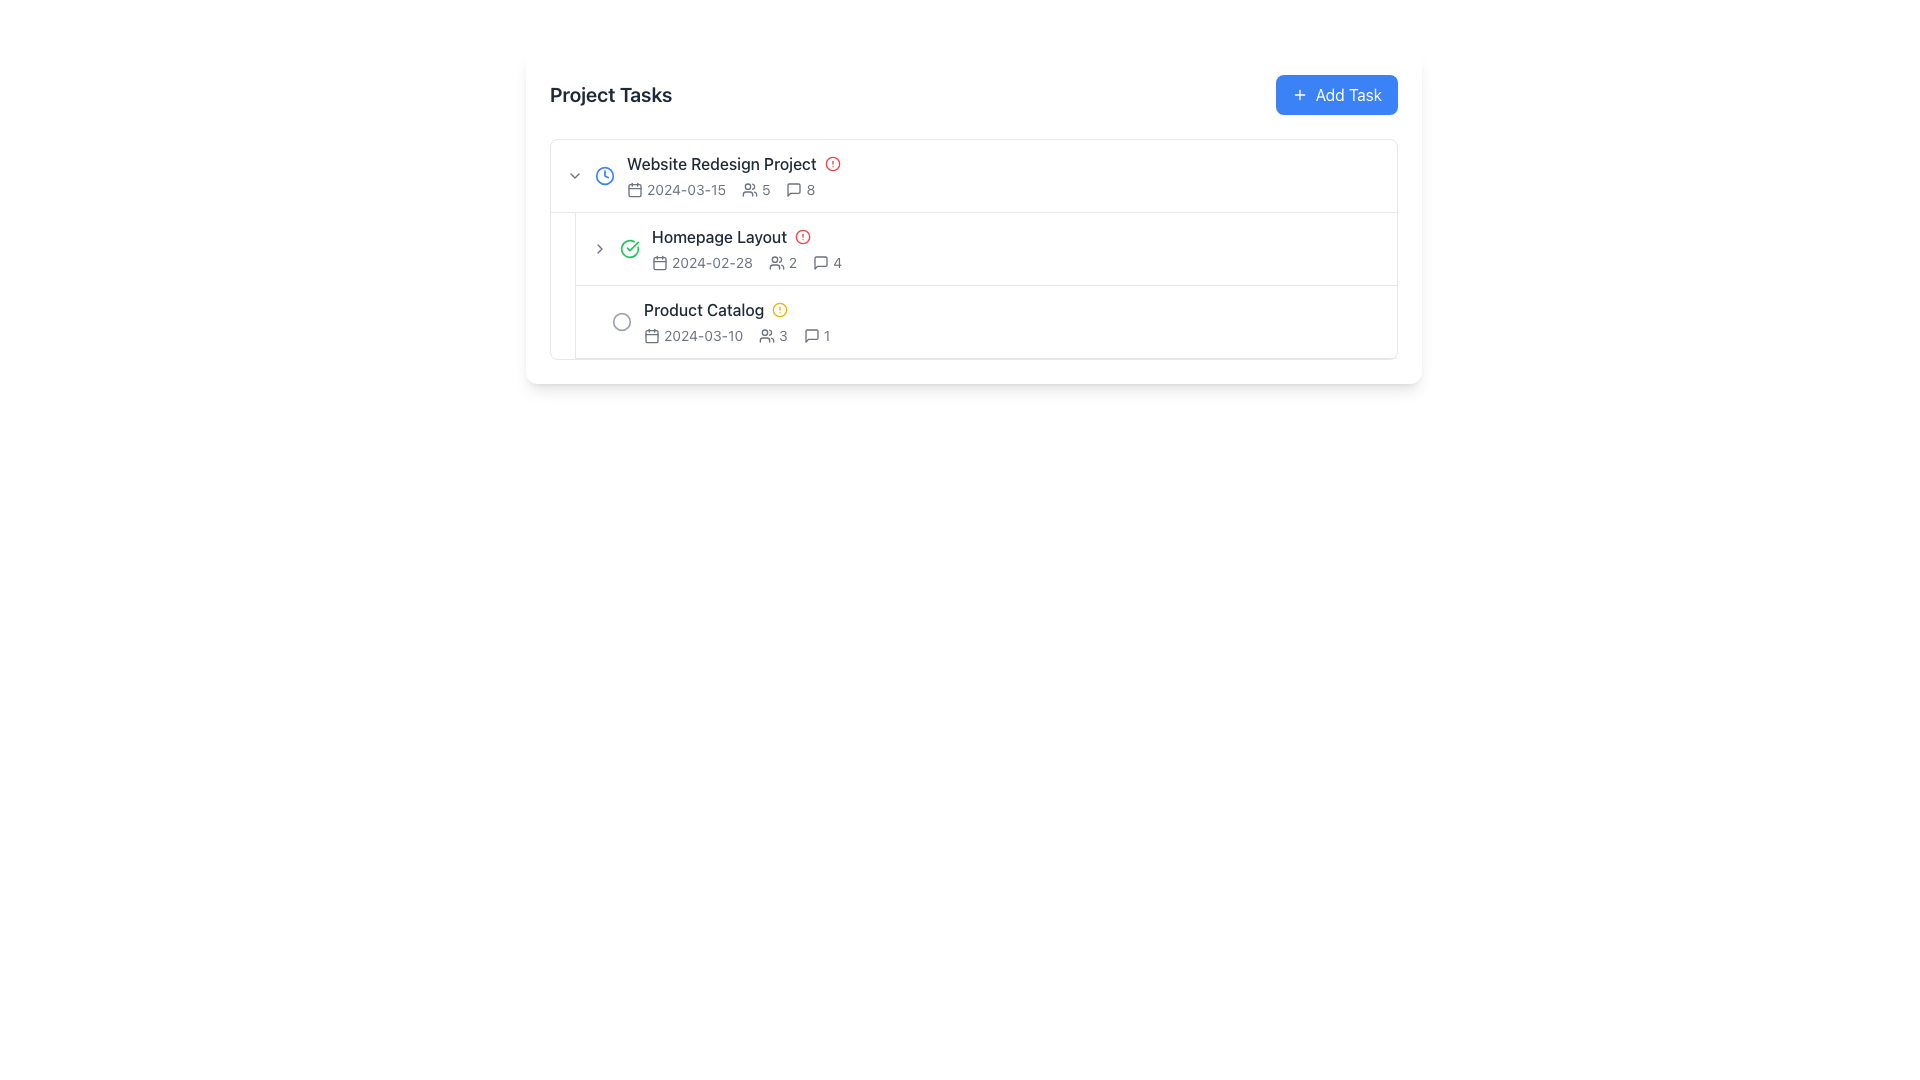 The width and height of the screenshot is (1920, 1080). What do you see at coordinates (621, 320) in the screenshot?
I see `the circular icon with a gray outline that indicates the status of the 'Product Catalog' task in the task list` at bounding box center [621, 320].